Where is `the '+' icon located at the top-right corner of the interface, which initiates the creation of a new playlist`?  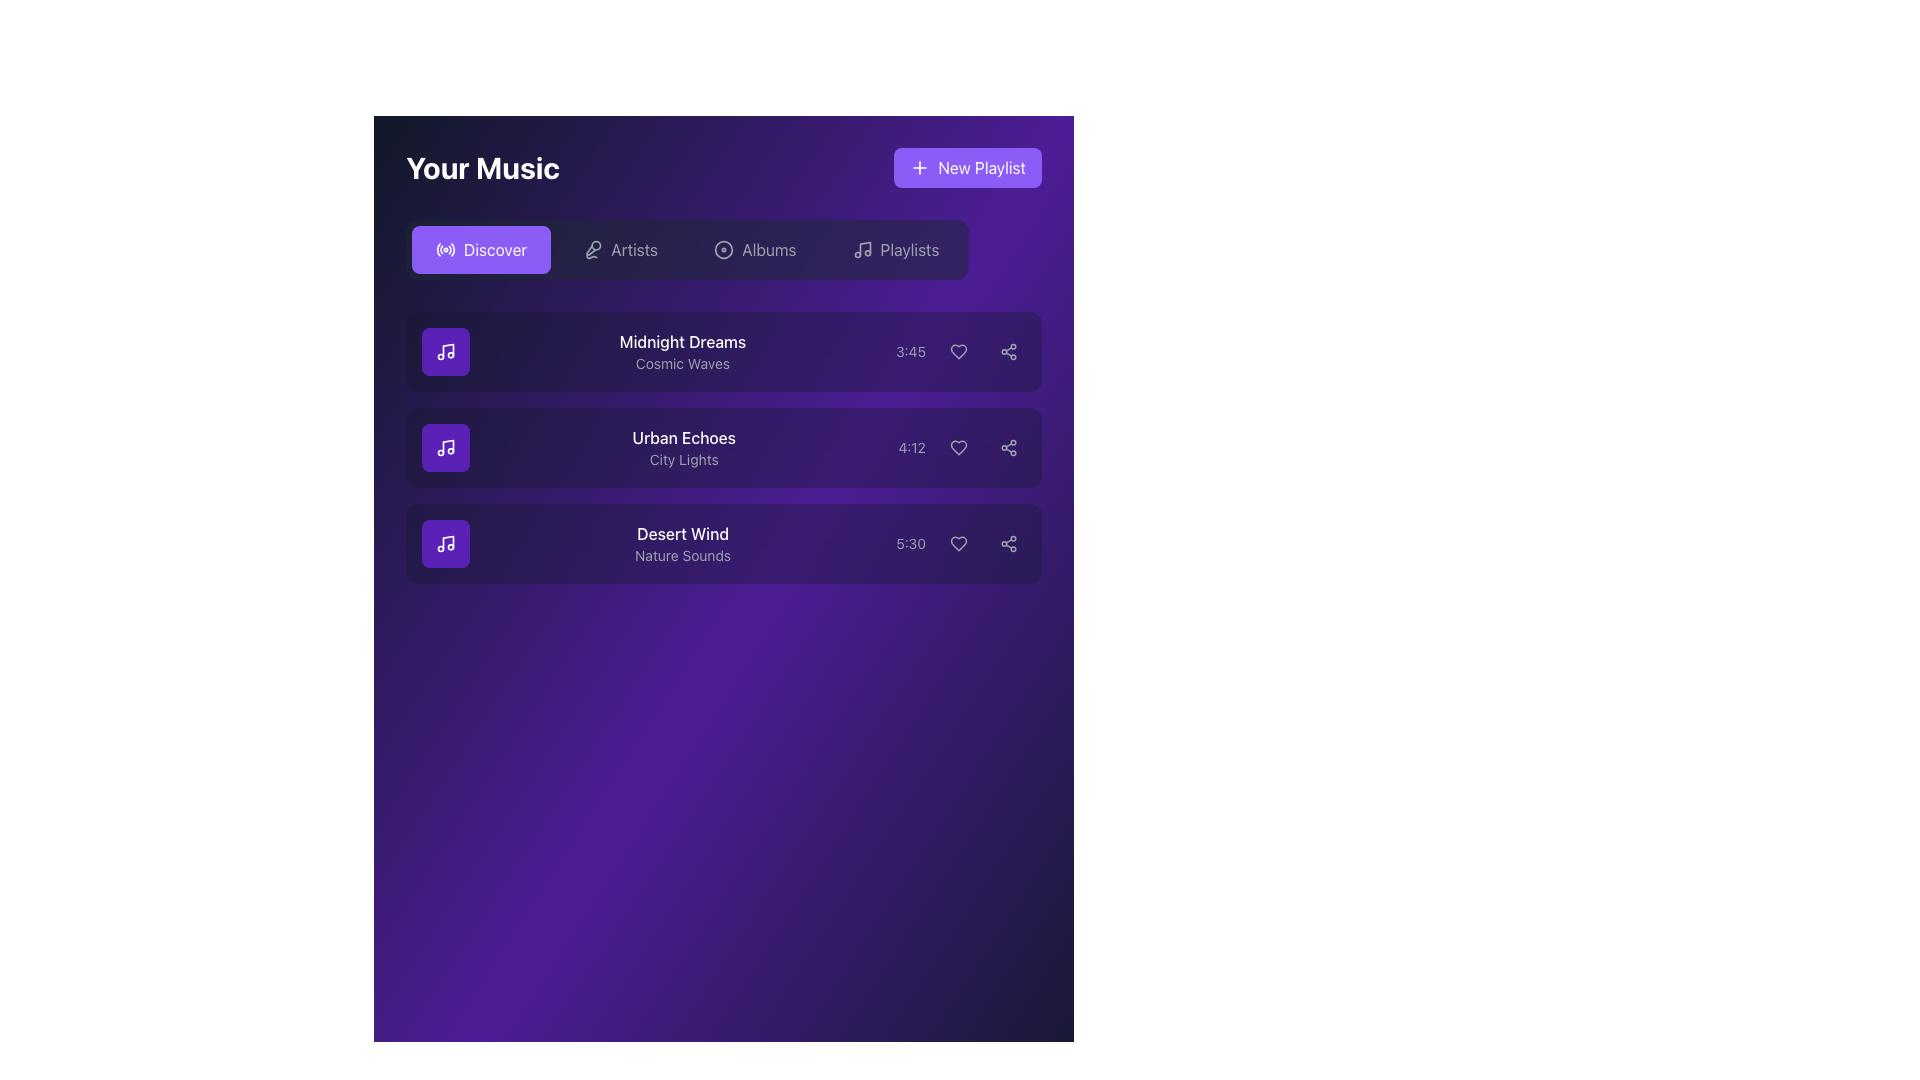 the '+' icon located at the top-right corner of the interface, which initiates the creation of a new playlist is located at coordinates (919, 167).